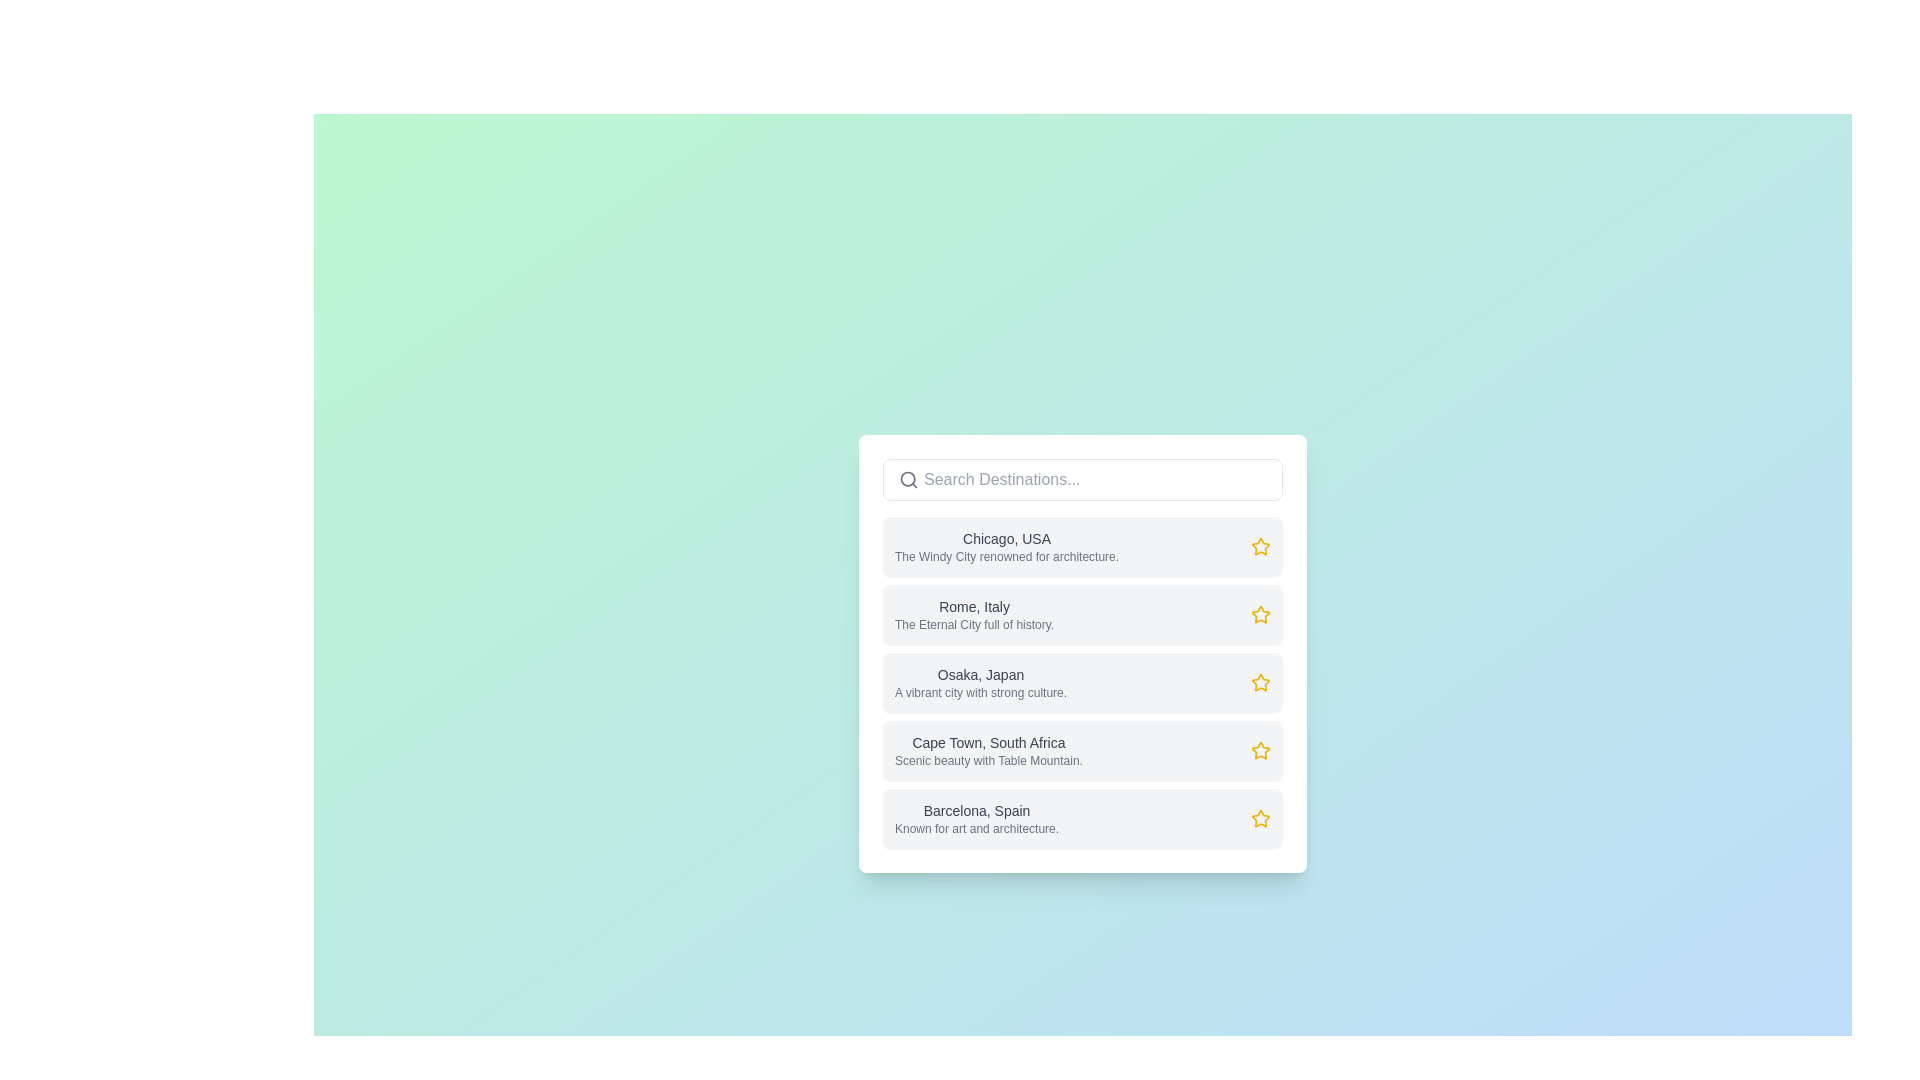 The width and height of the screenshot is (1920, 1080). What do you see at coordinates (1007, 538) in the screenshot?
I see `the text label displaying 'Chicago, USA' which is styled as a heading and is located above the text 'The Windy City renowned for architecture'` at bounding box center [1007, 538].